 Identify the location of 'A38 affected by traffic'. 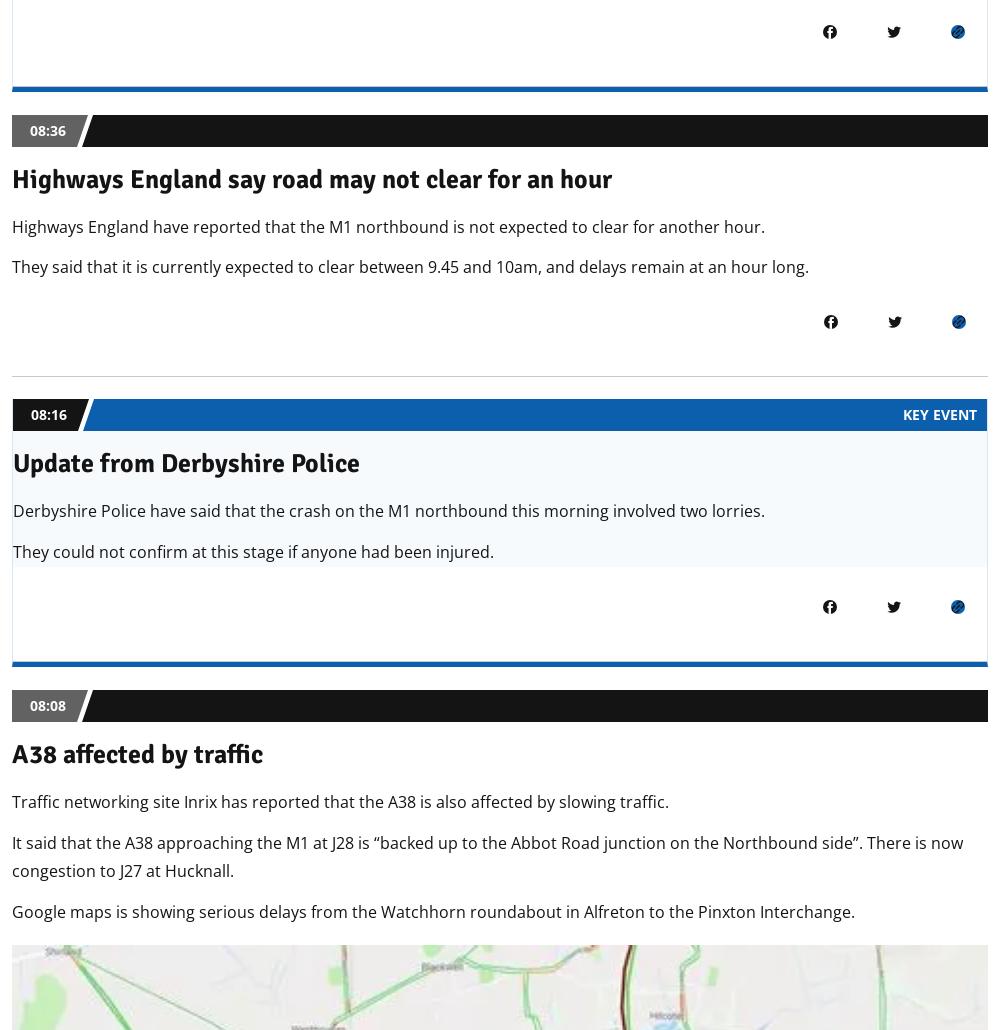
(137, 753).